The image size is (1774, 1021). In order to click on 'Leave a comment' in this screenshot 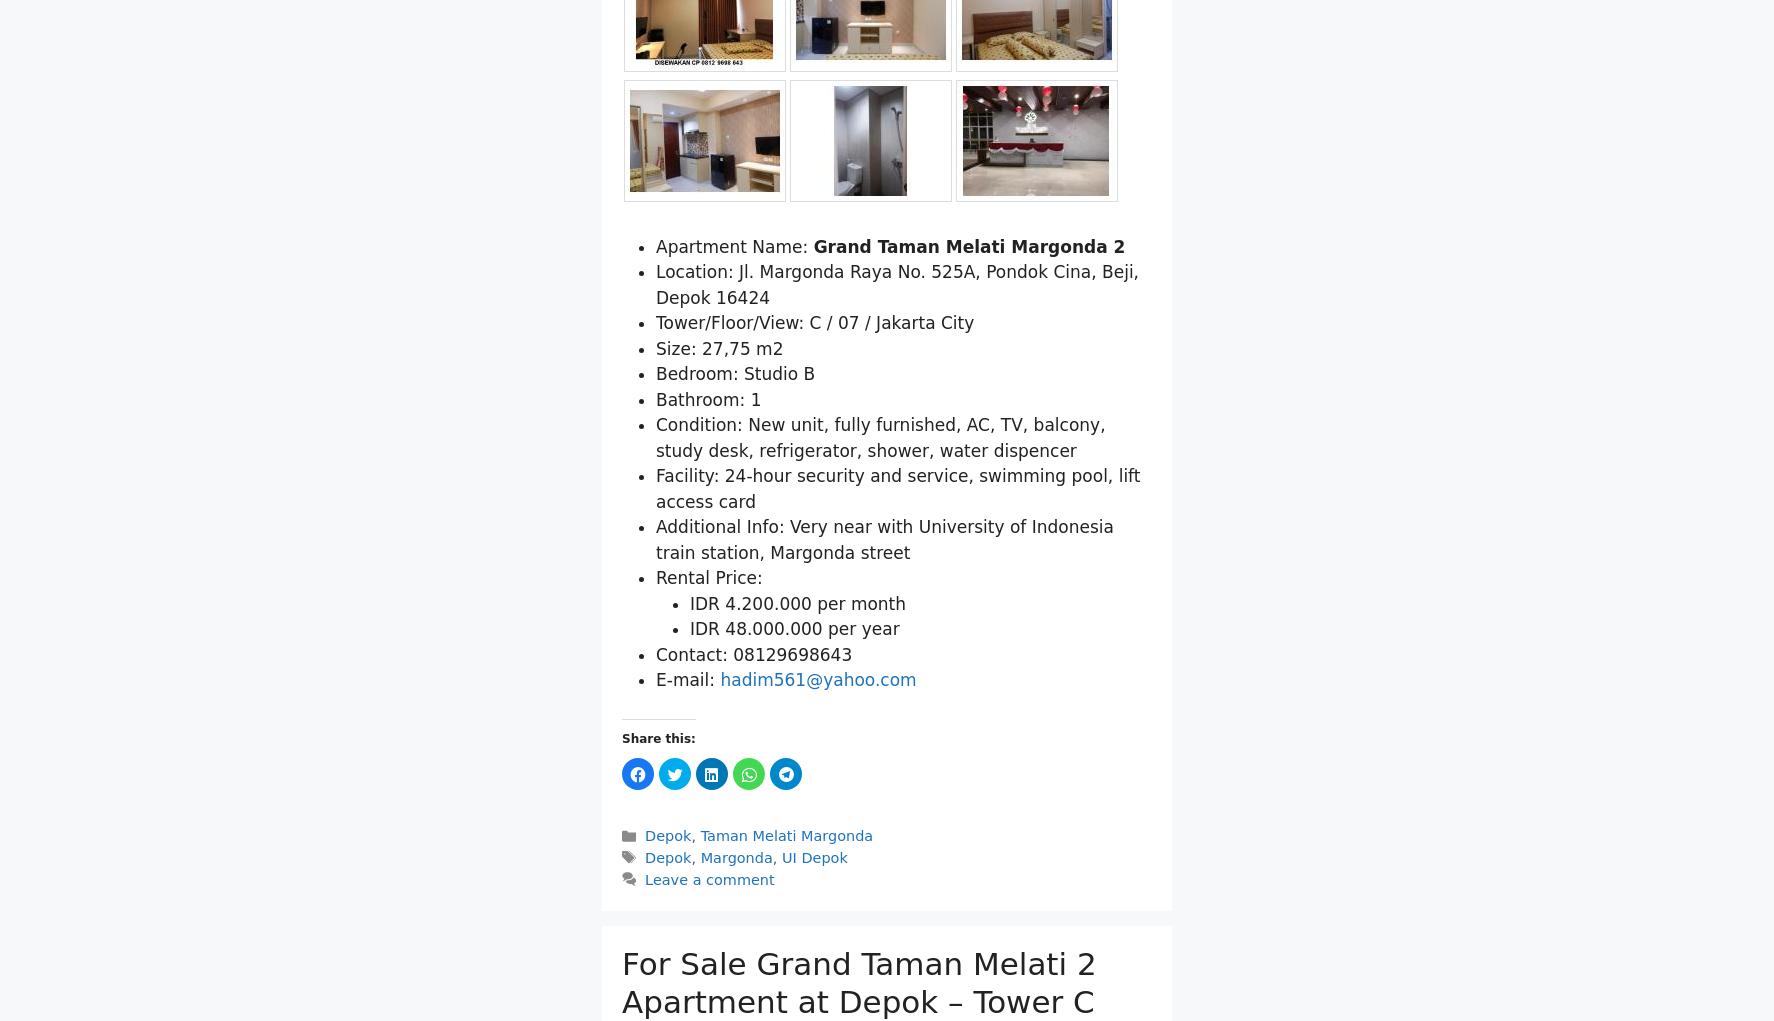, I will do `click(709, 877)`.